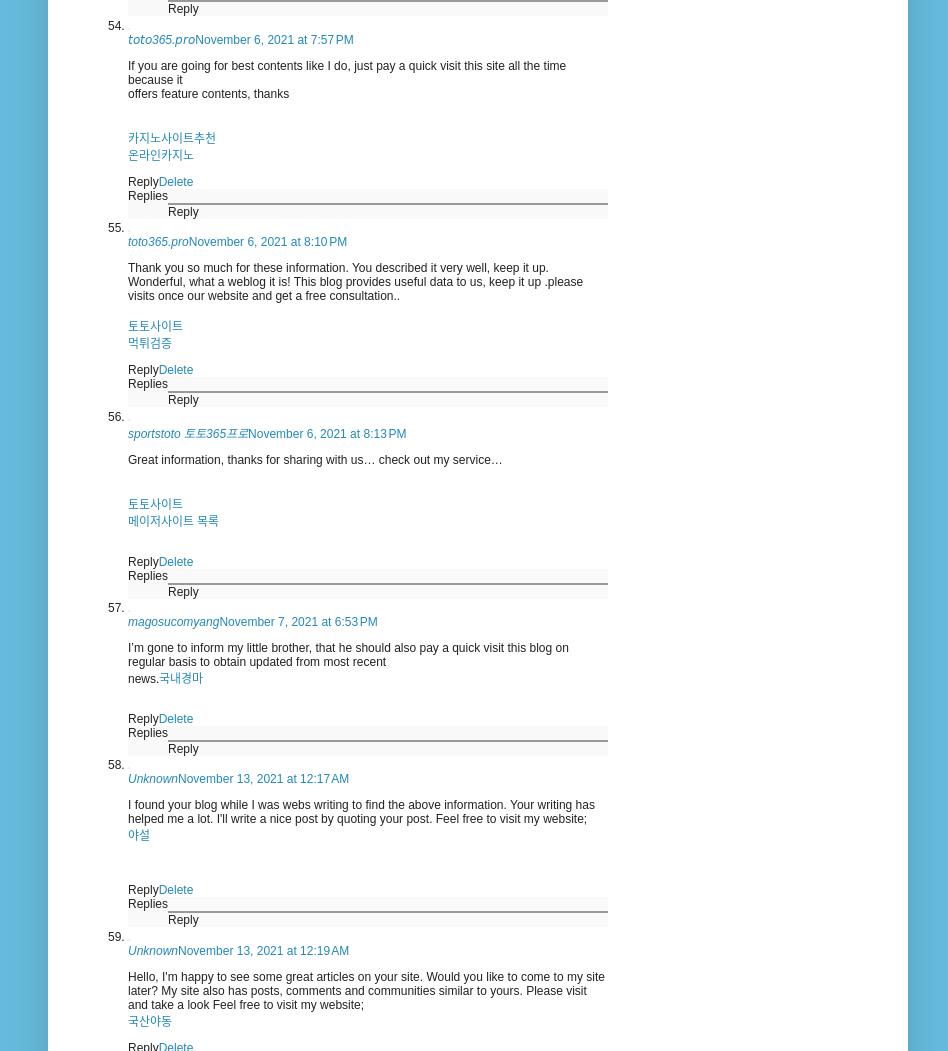 This screenshot has width=948, height=1051. Describe the element at coordinates (186, 433) in the screenshot. I see `'sportstoto 토토365프로'` at that location.